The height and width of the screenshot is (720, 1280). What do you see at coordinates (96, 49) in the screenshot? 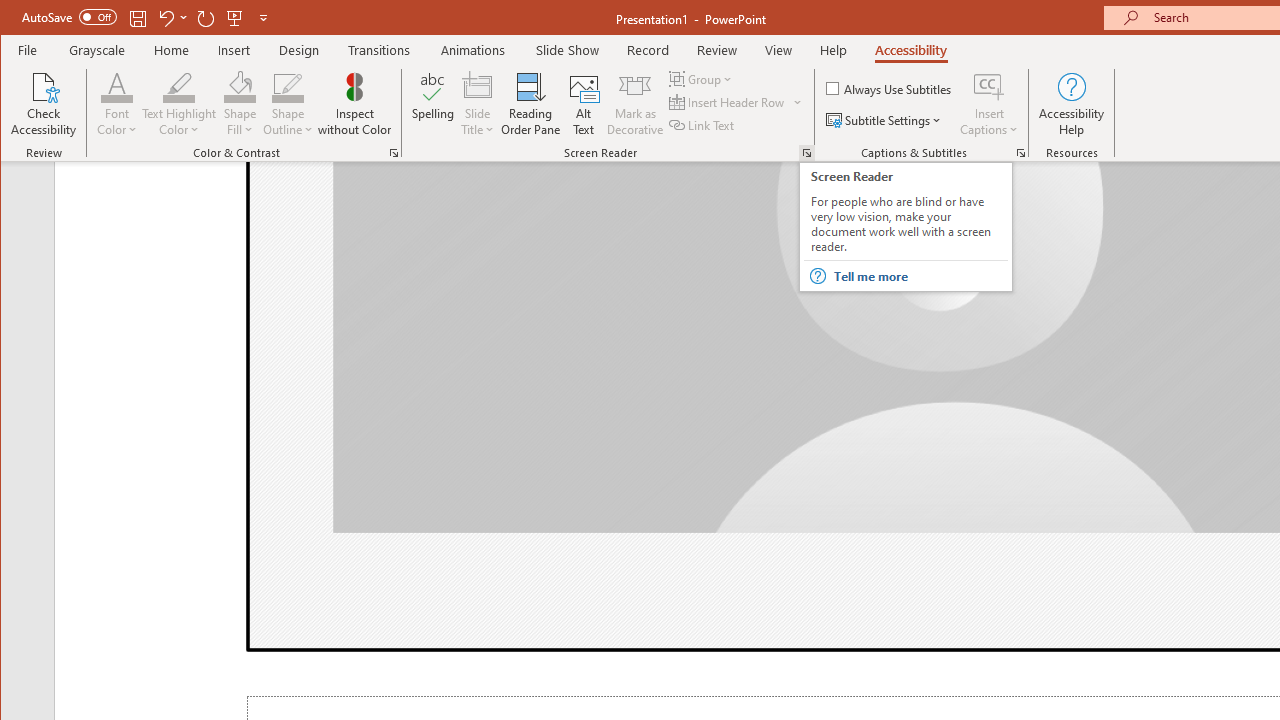
I see `'Grayscale'` at bounding box center [96, 49].